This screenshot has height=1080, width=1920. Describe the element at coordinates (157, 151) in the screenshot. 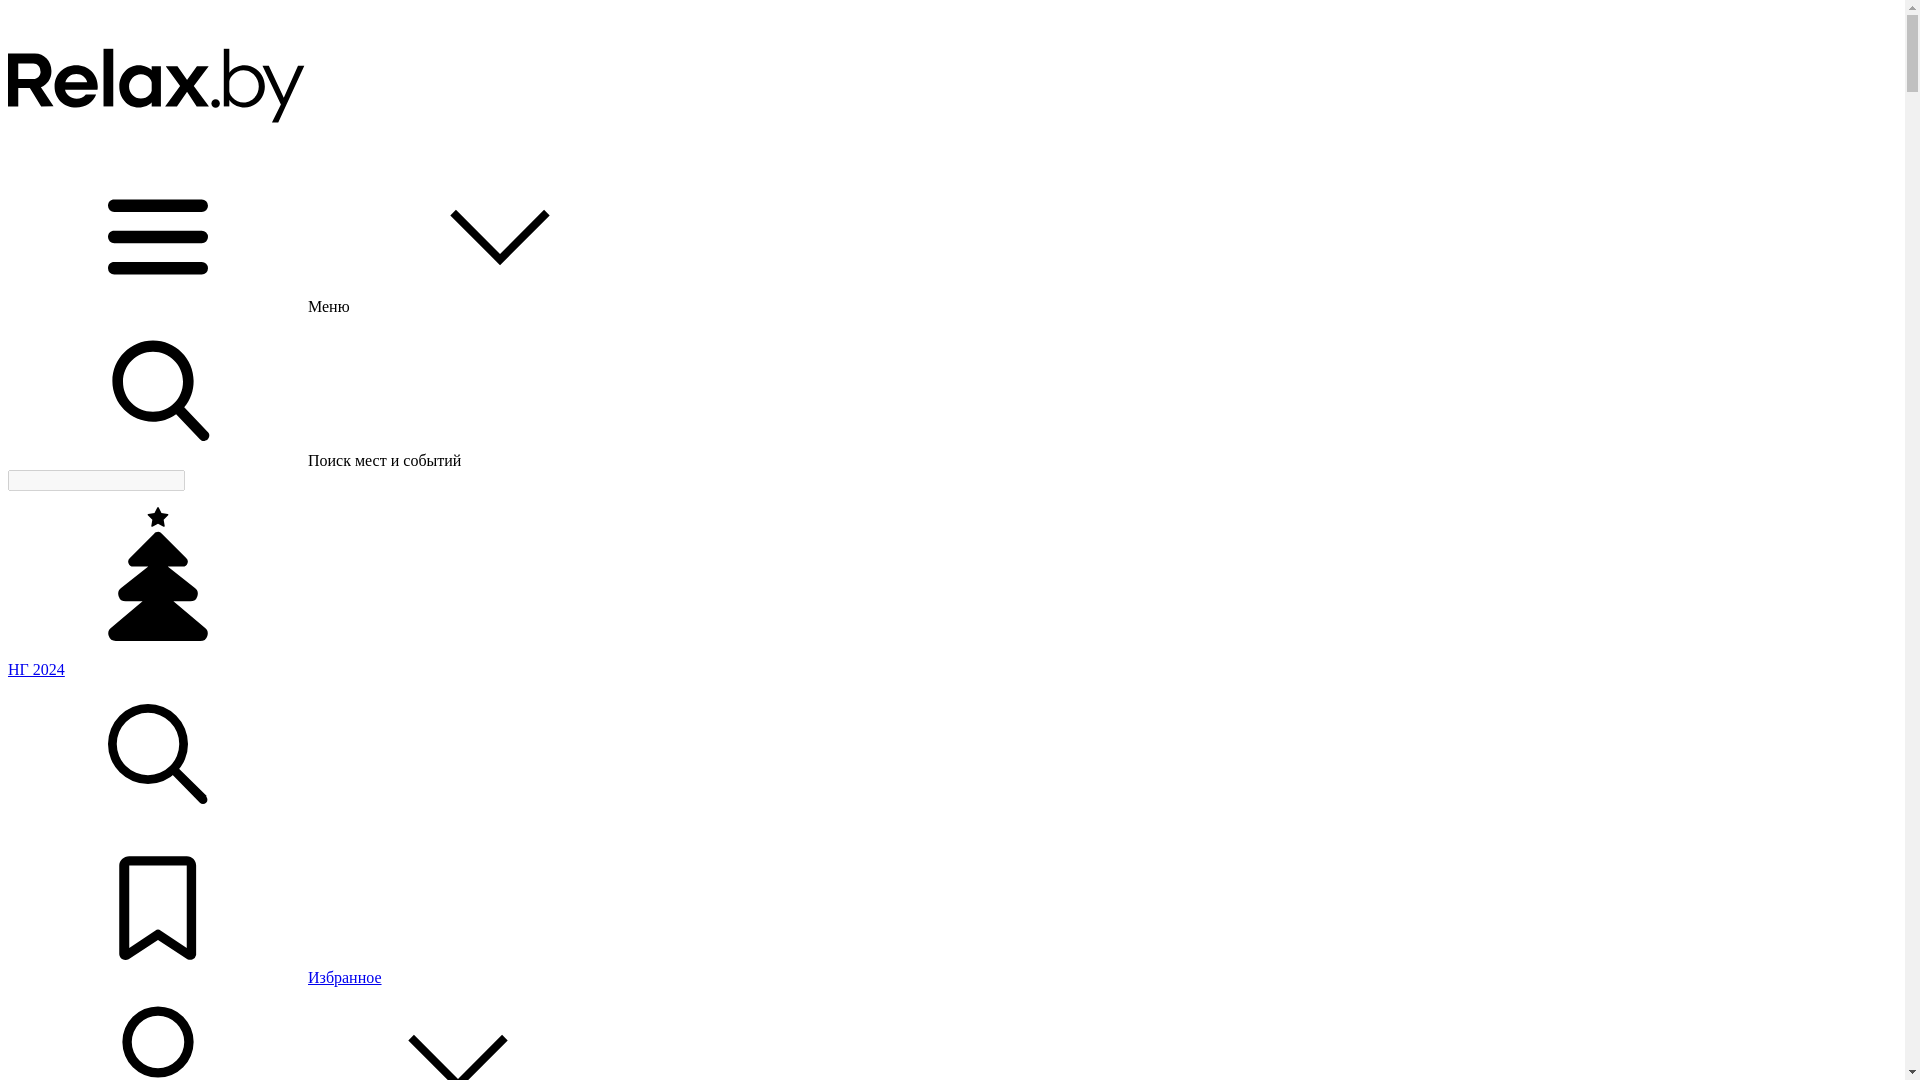

I see `'logo'` at that location.